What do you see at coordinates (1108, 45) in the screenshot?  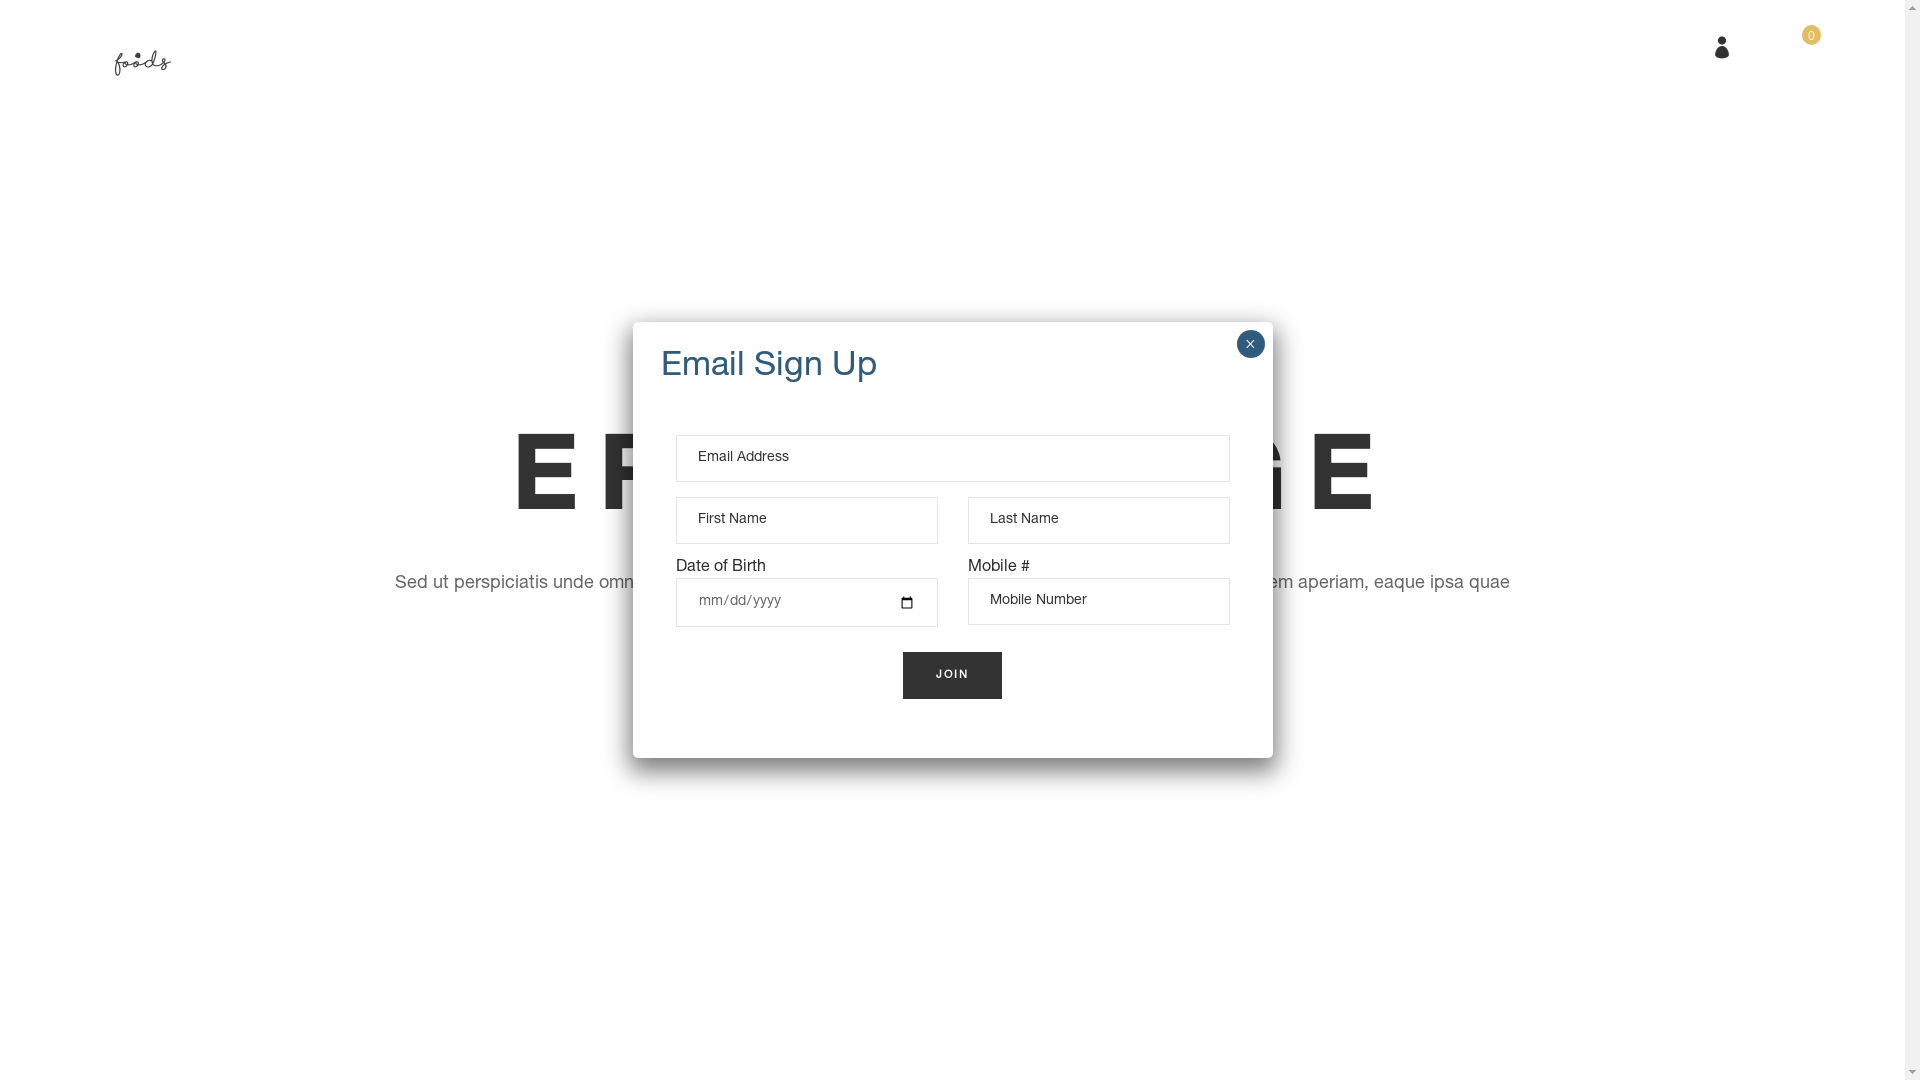 I see `'DELIVERY SCHEDULE'` at bounding box center [1108, 45].